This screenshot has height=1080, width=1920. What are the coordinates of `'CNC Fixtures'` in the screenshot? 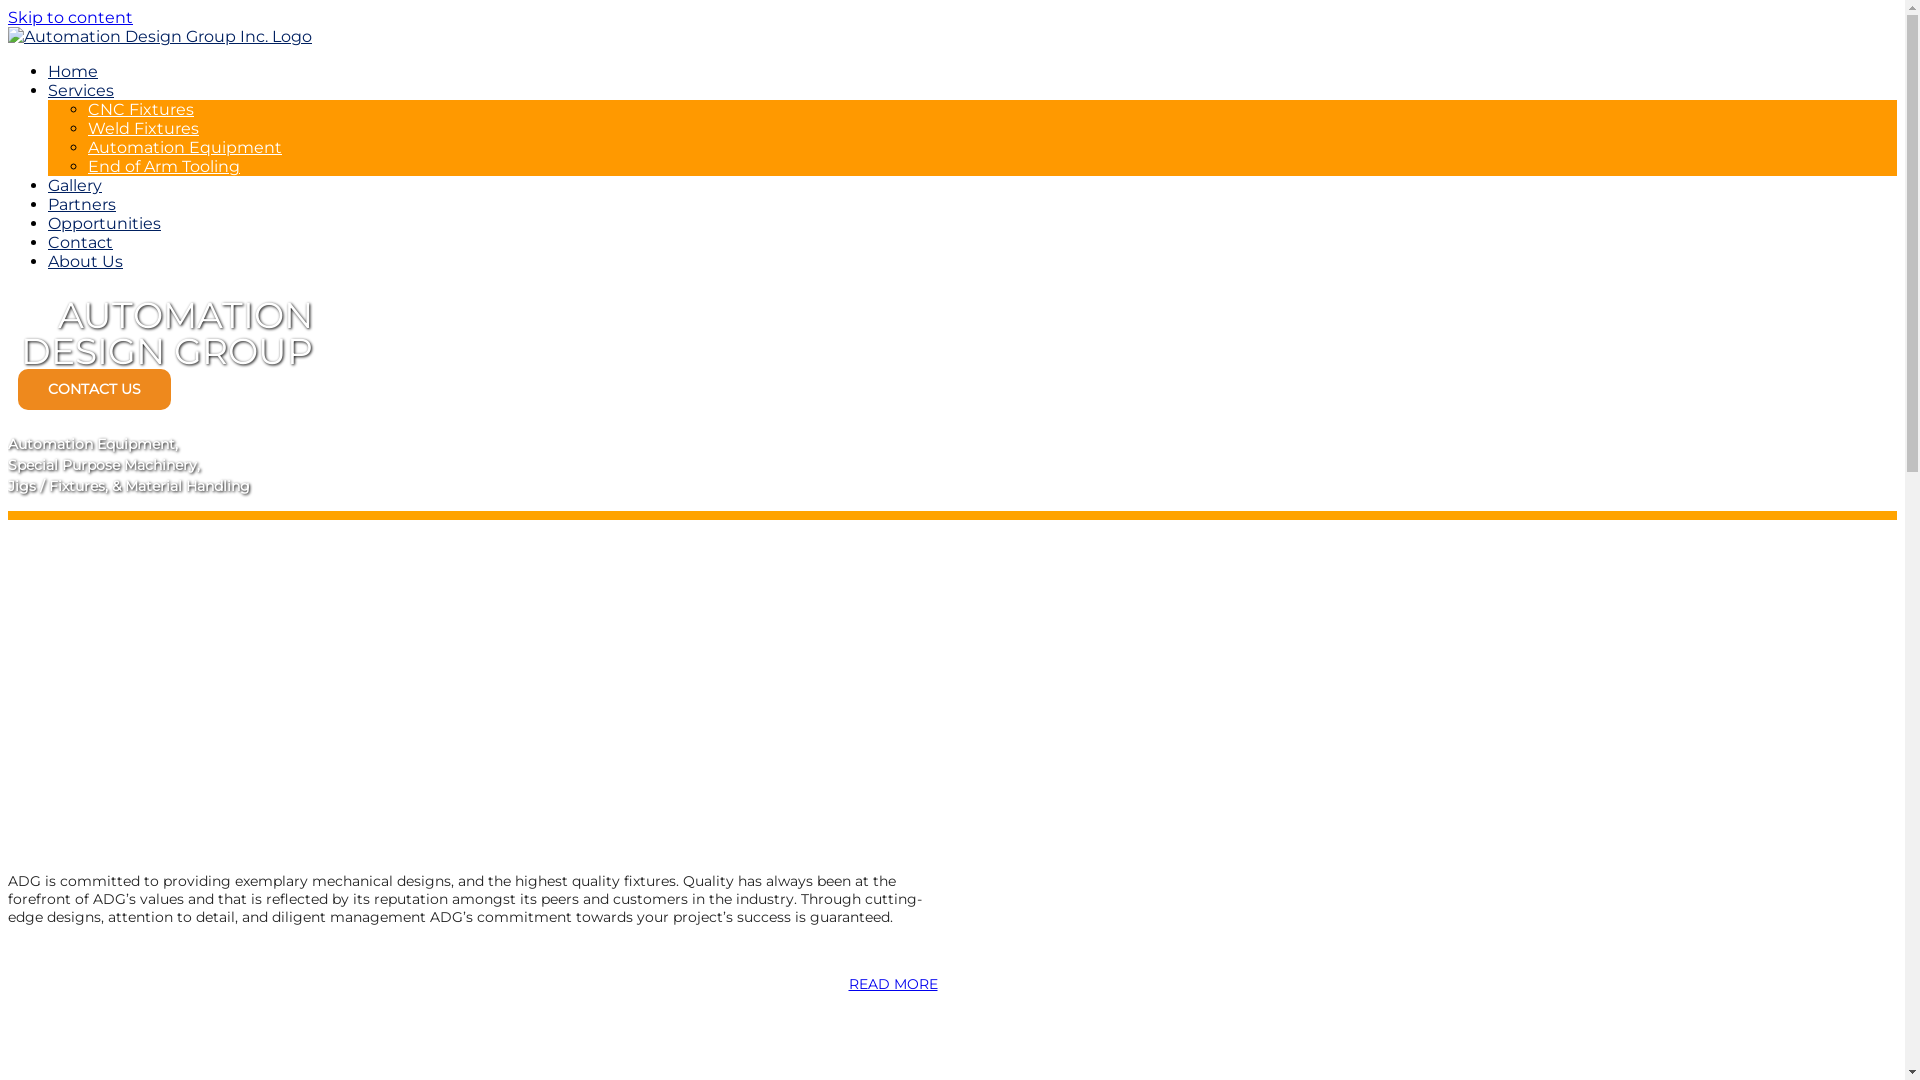 It's located at (86, 109).